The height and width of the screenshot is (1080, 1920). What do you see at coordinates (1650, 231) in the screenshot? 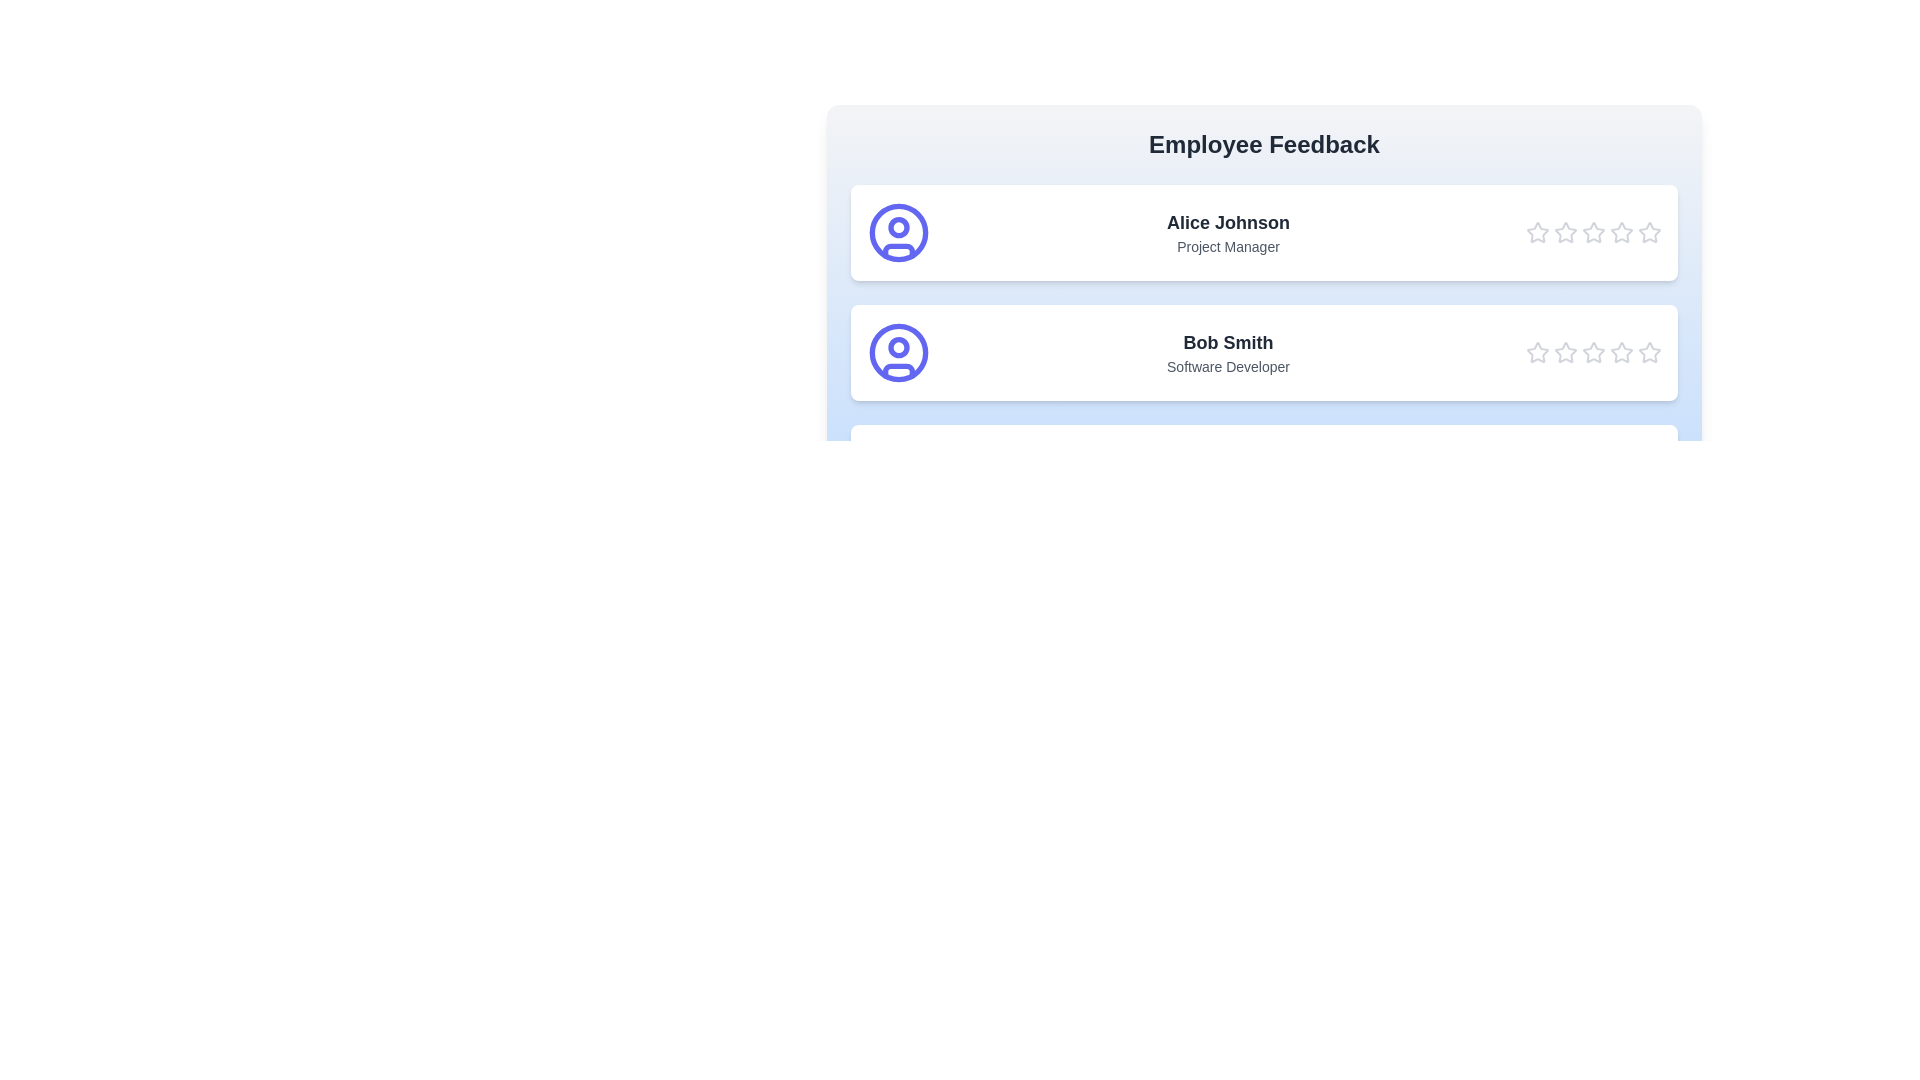
I see `the star corresponding to 5 stars for the employee Alice Johnson` at bounding box center [1650, 231].